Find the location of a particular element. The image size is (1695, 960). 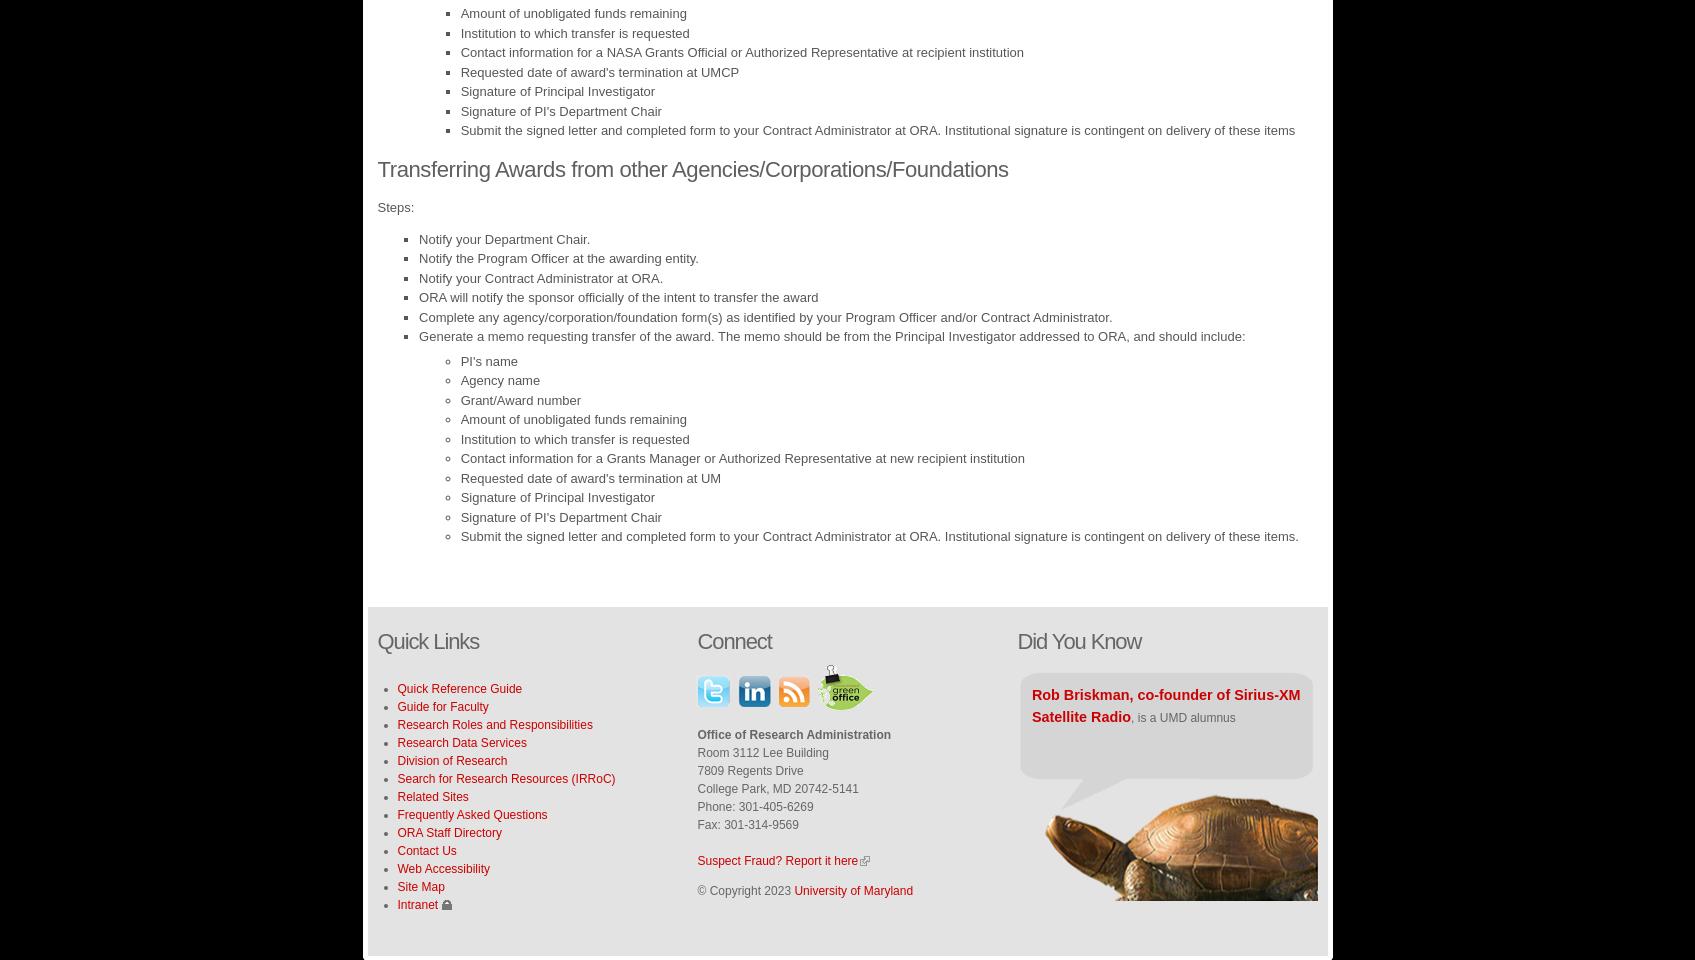

'Frequently Asked Questions' is located at coordinates (471, 813).